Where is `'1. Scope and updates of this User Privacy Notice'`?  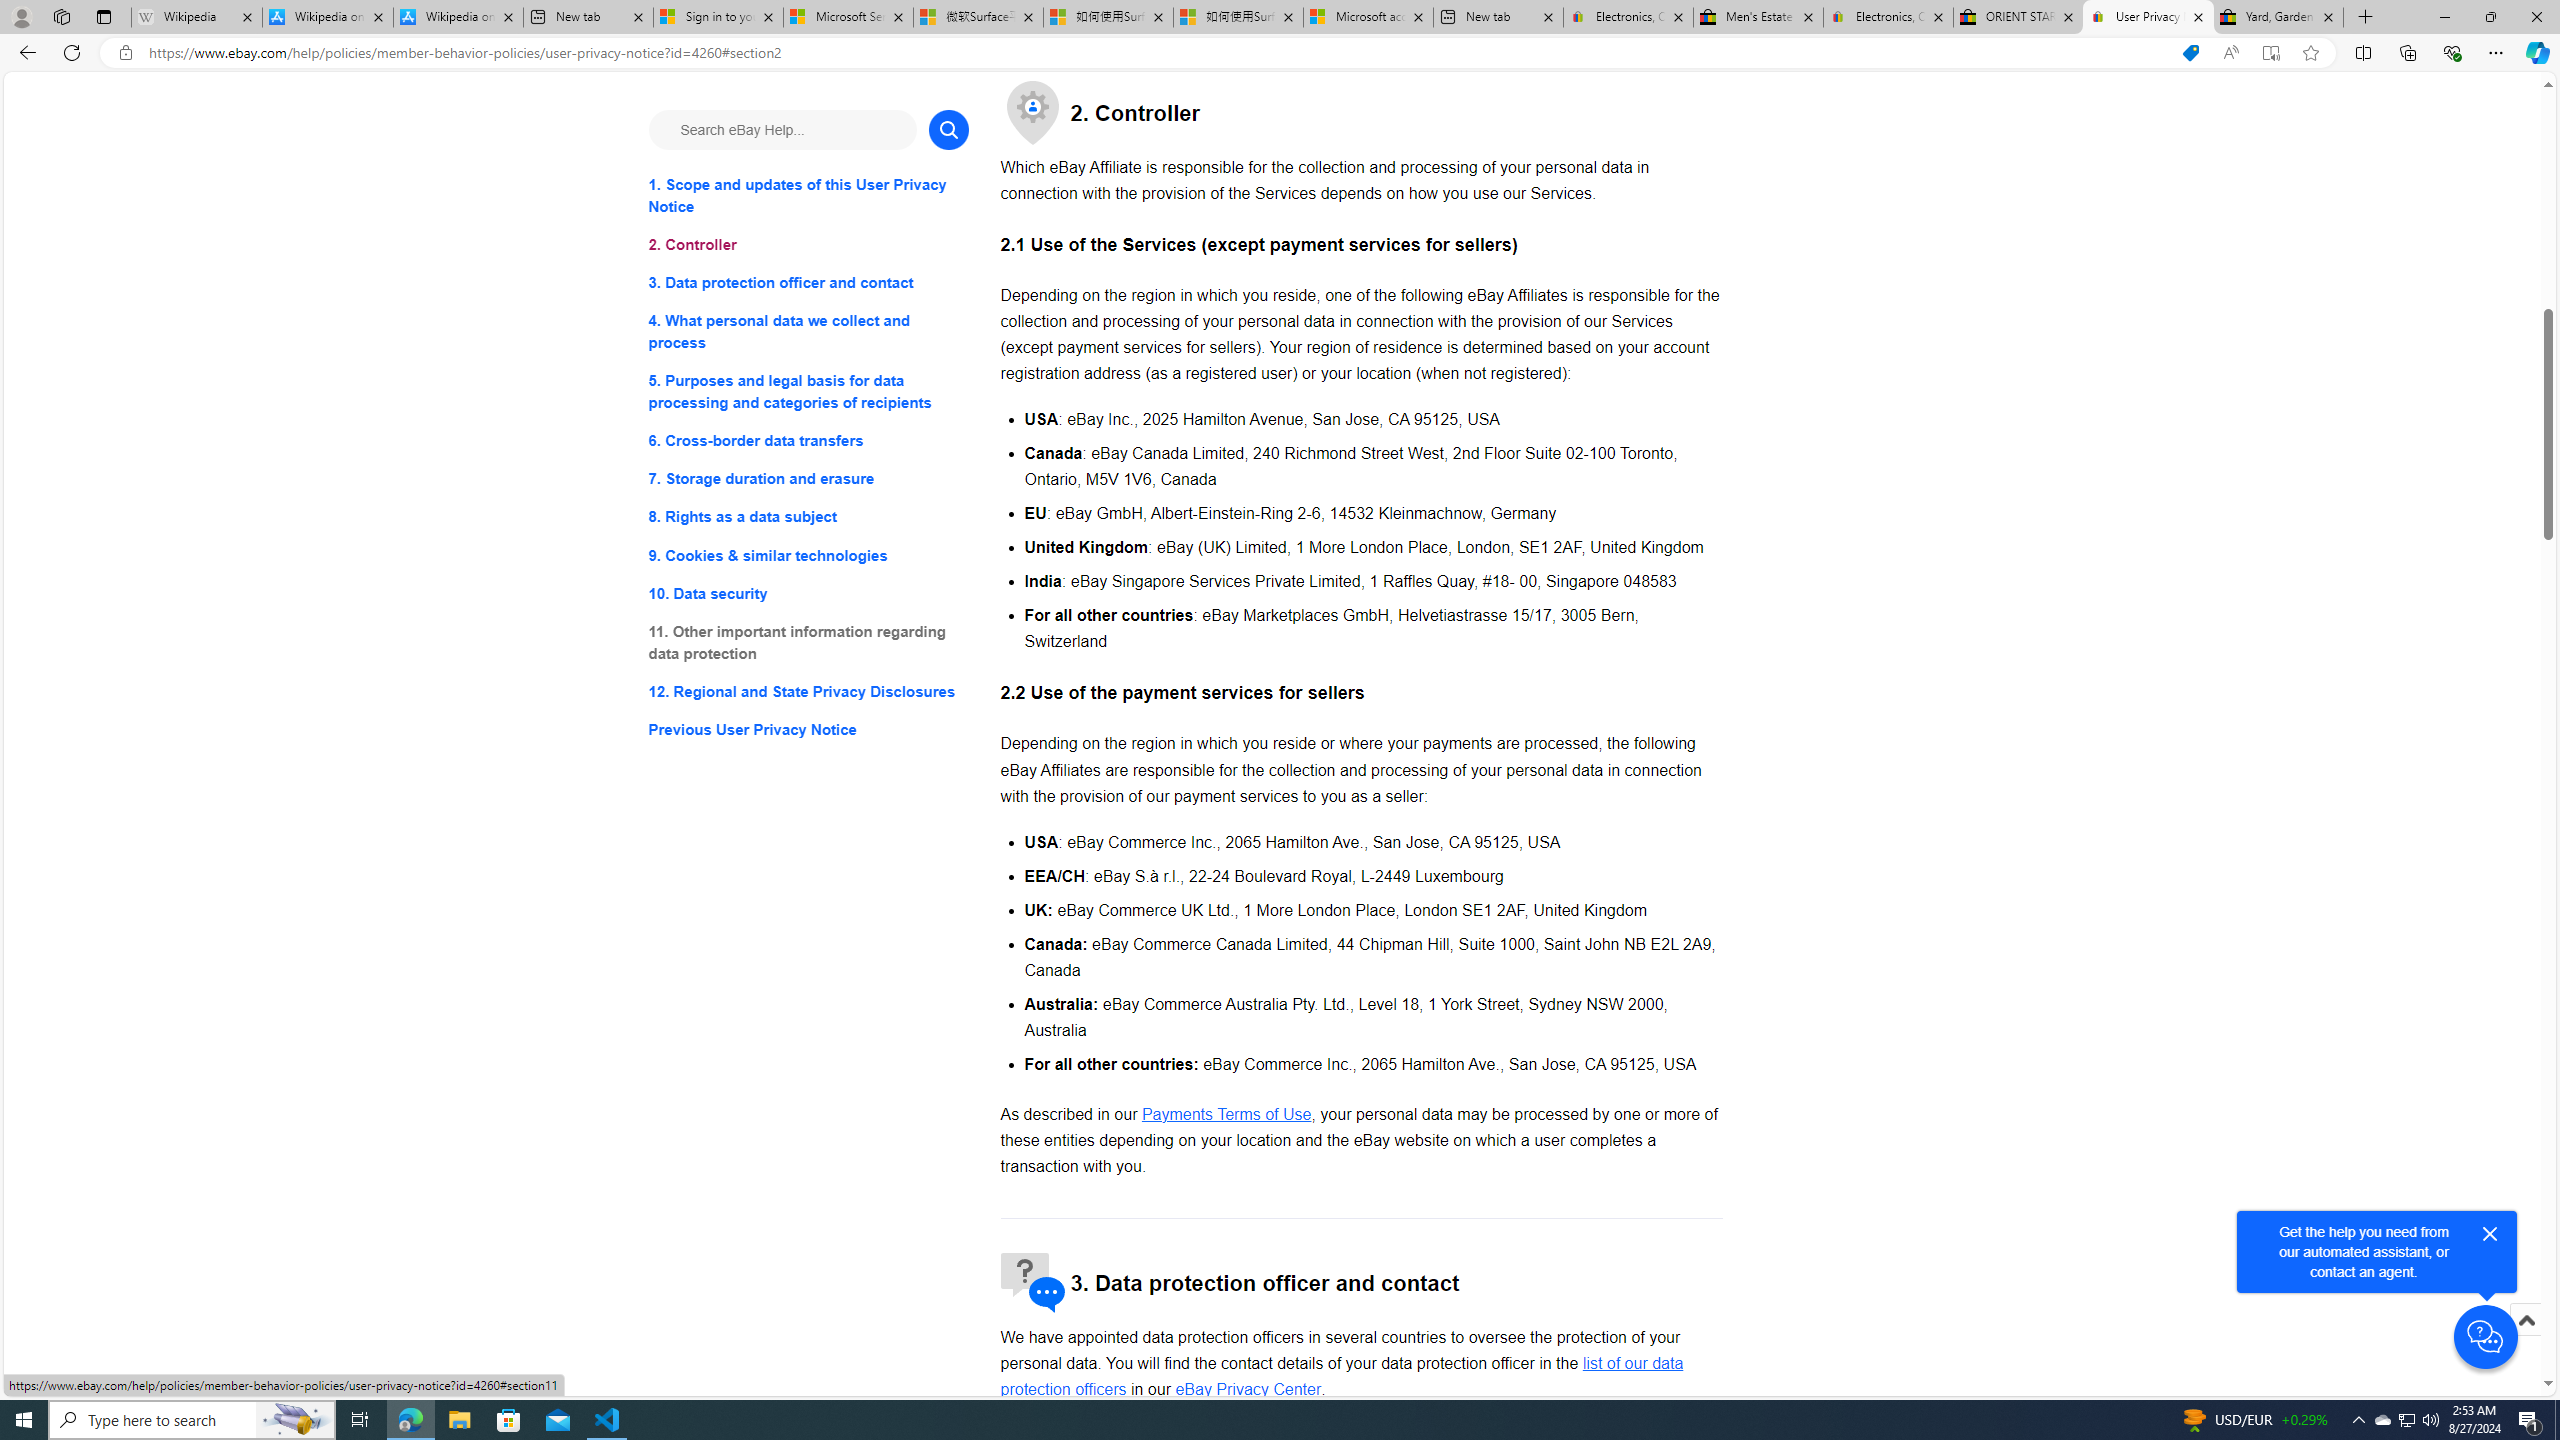
'1. Scope and updates of this User Privacy Notice' is located at coordinates (807, 195).